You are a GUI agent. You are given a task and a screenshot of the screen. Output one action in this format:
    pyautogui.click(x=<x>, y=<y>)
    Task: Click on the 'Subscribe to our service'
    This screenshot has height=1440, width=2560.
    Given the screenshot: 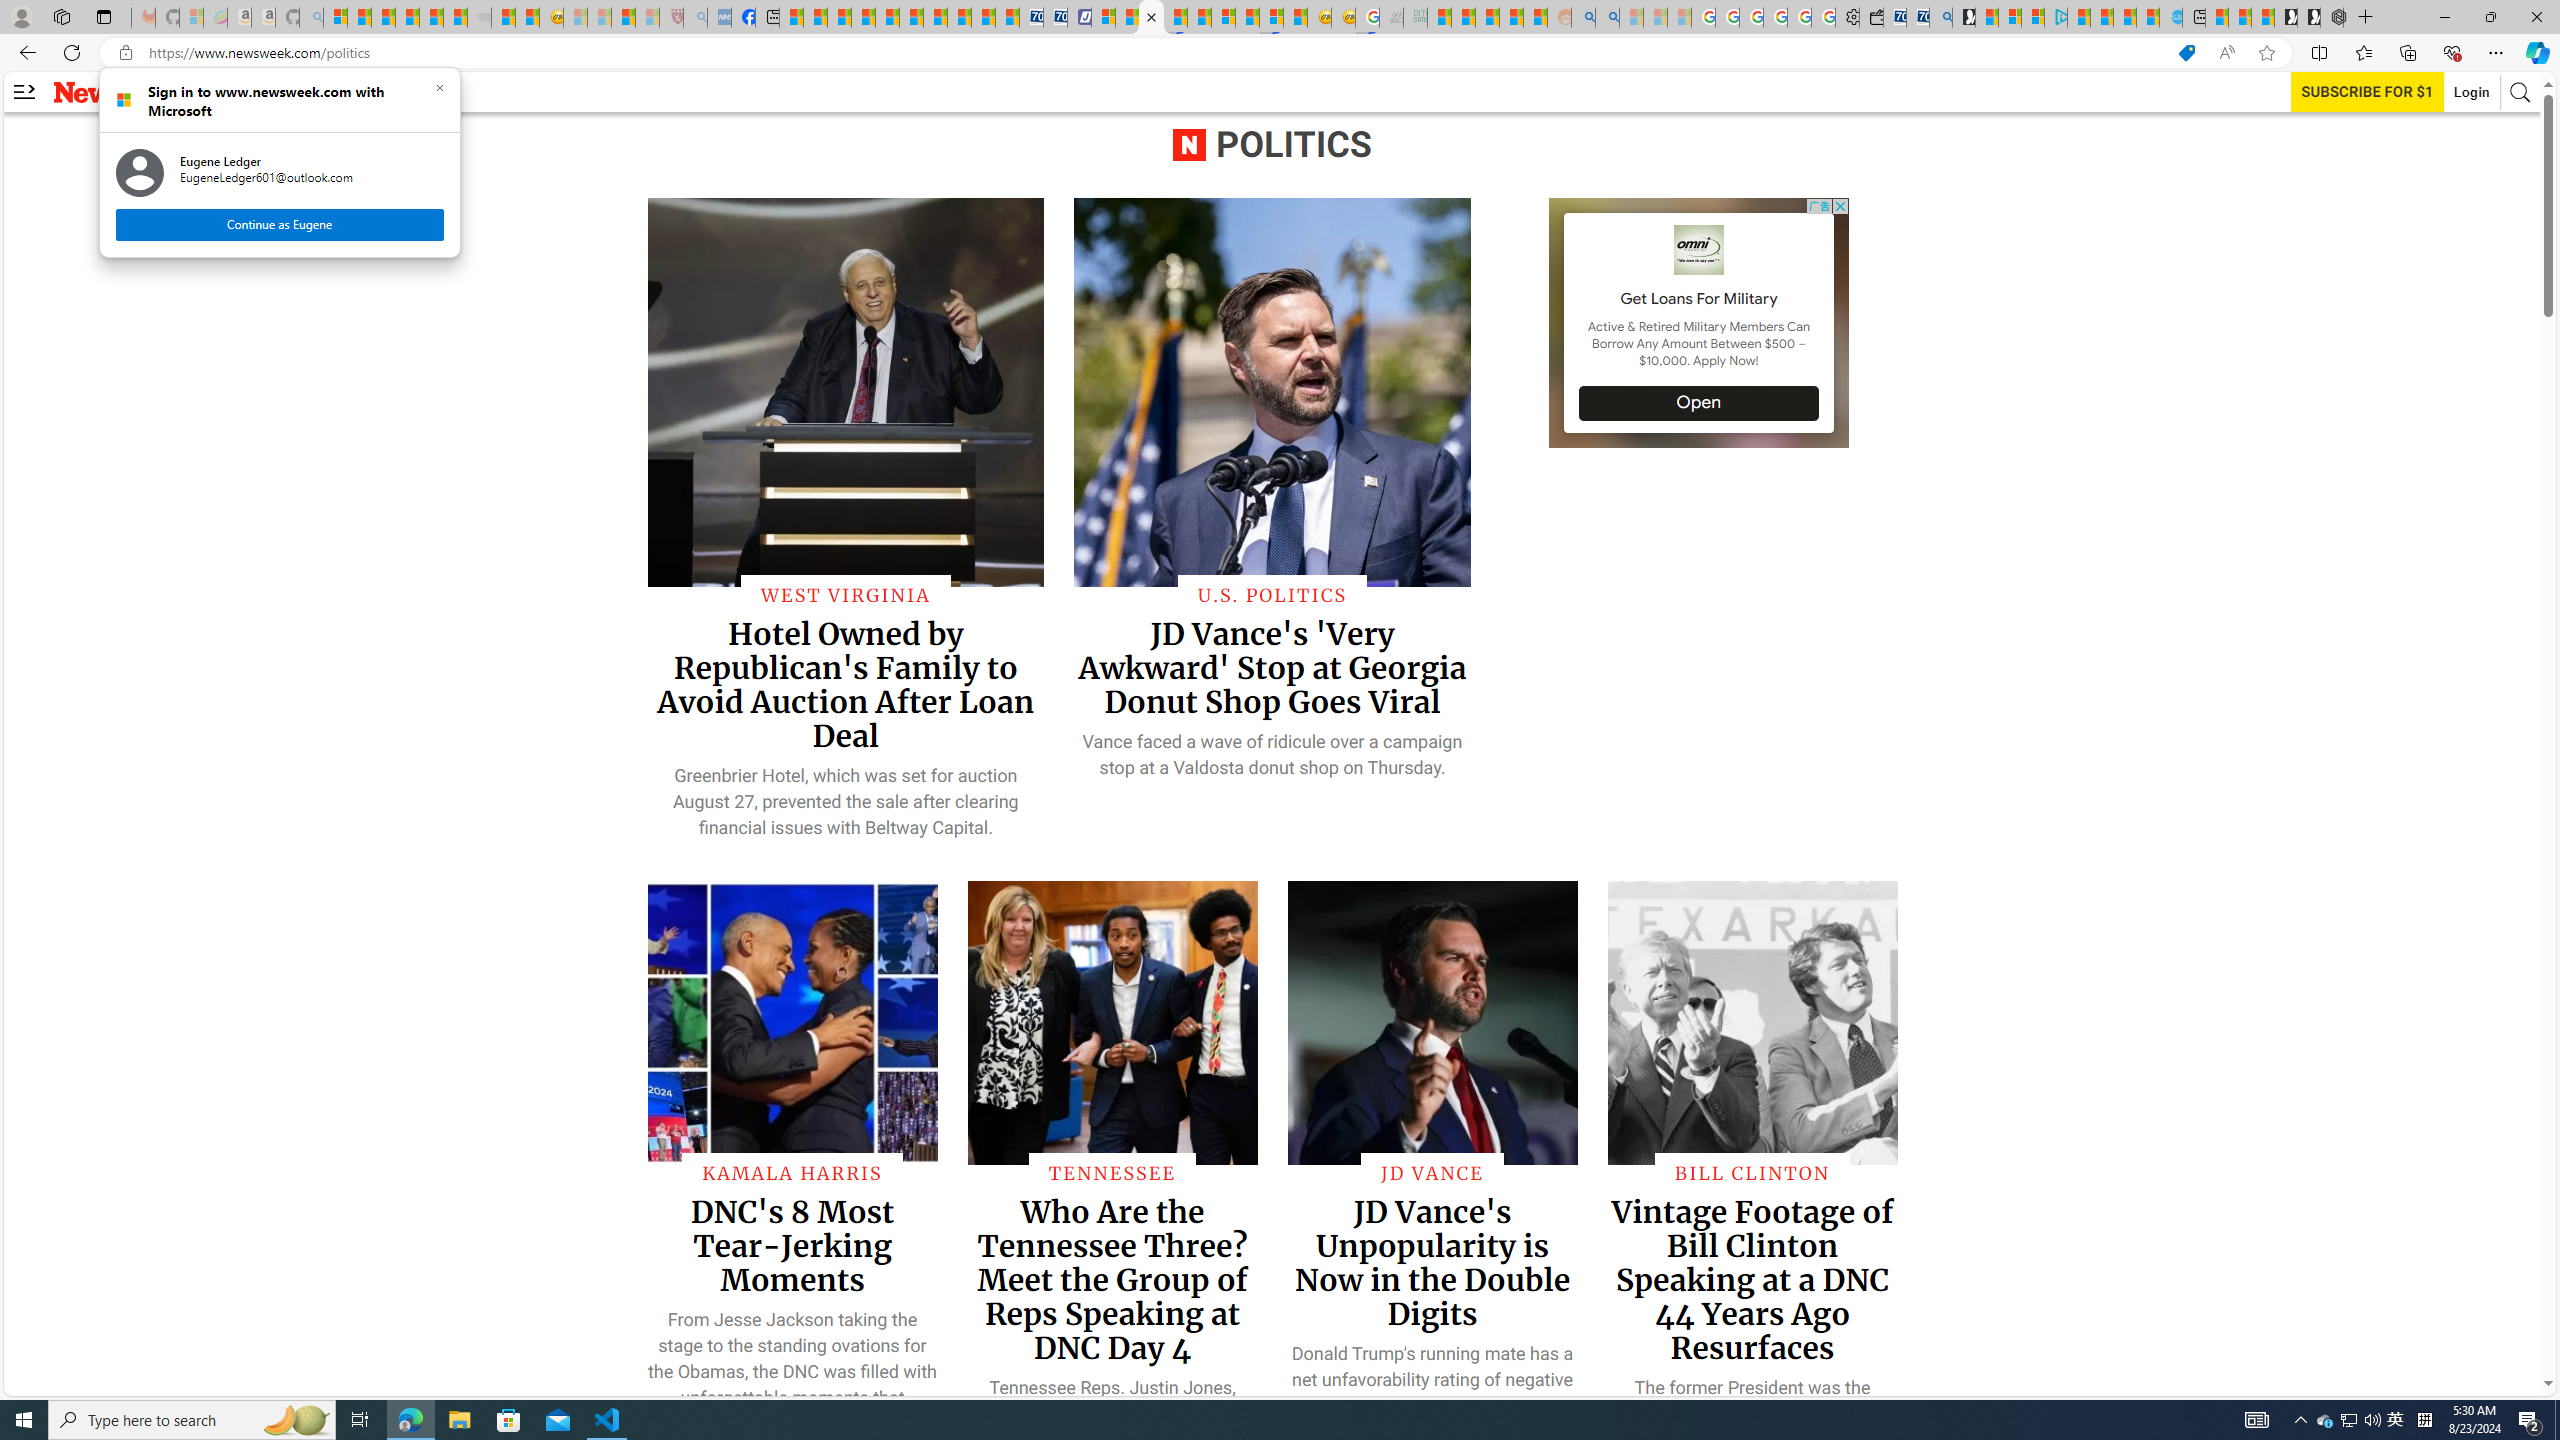 What is the action you would take?
    pyautogui.click(x=2368, y=91)
    